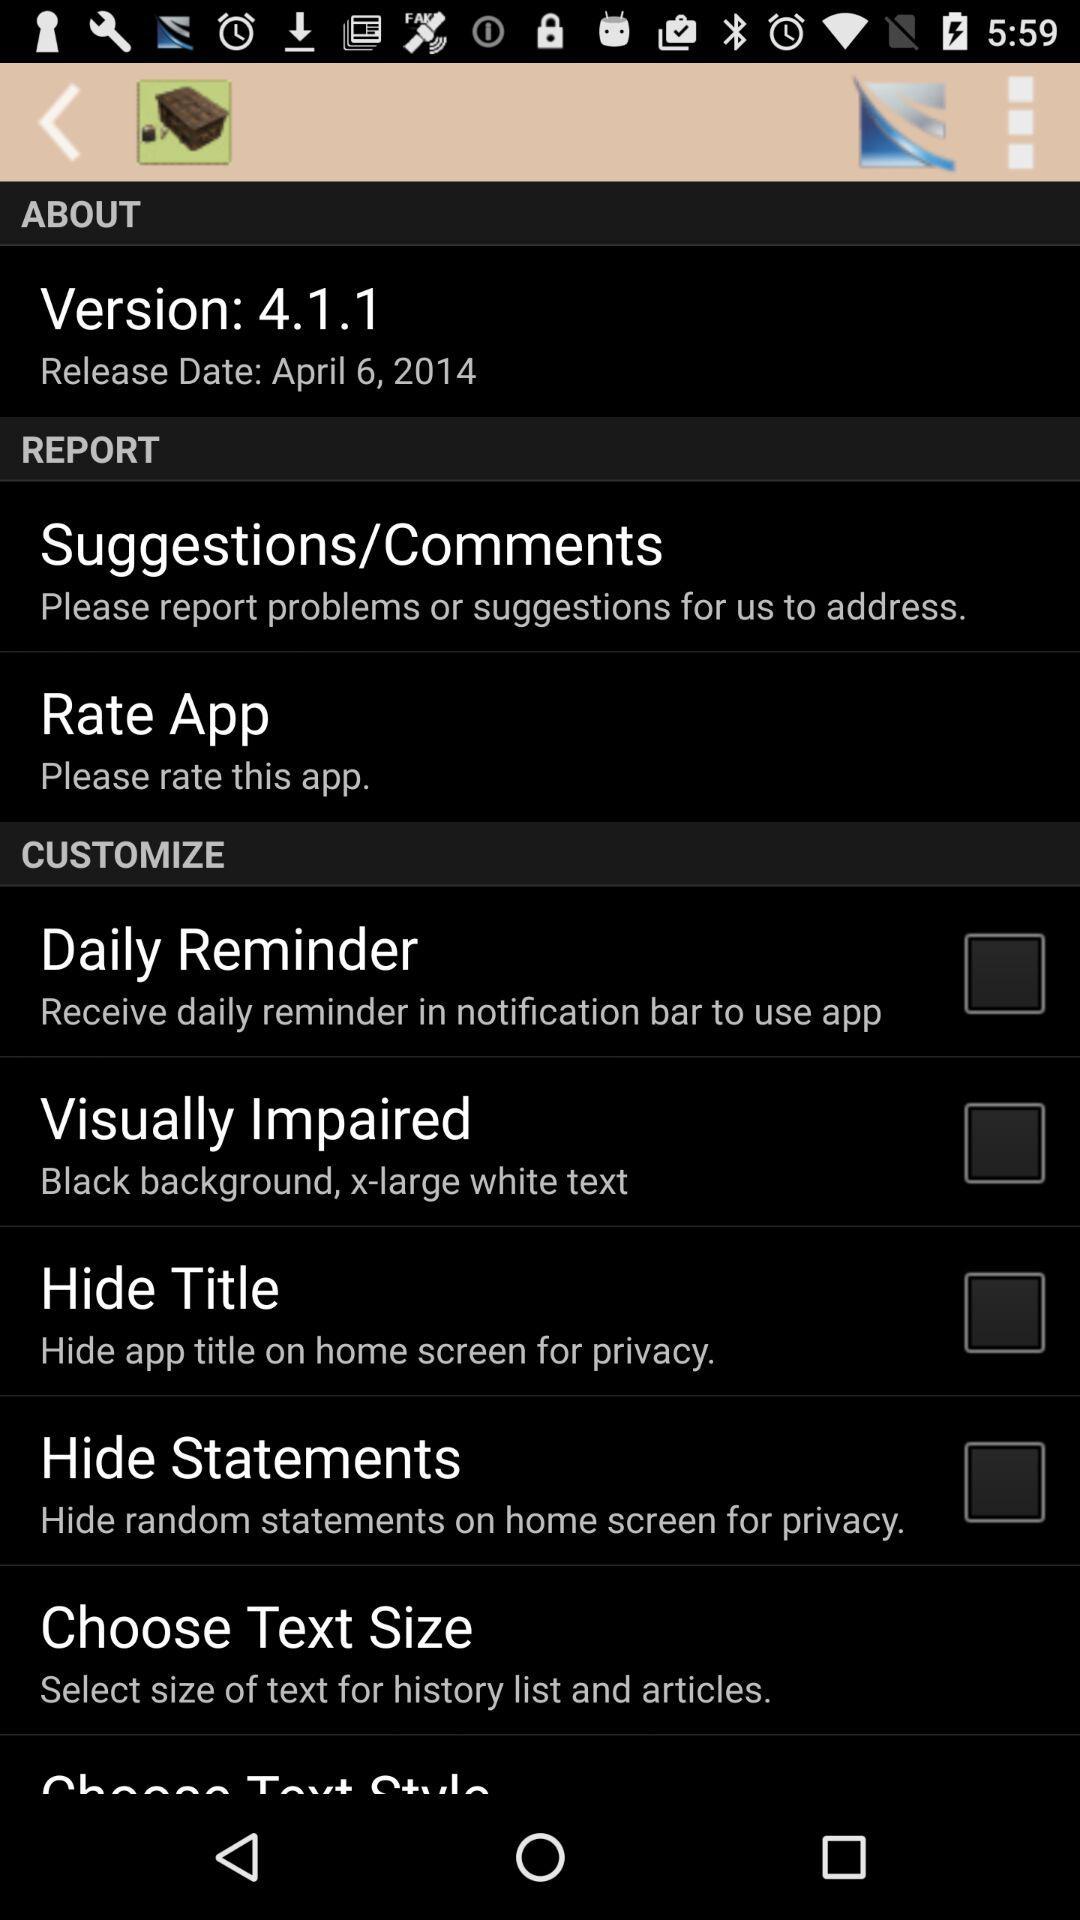 This screenshot has width=1080, height=1920. I want to click on visually impaired item, so click(255, 1115).